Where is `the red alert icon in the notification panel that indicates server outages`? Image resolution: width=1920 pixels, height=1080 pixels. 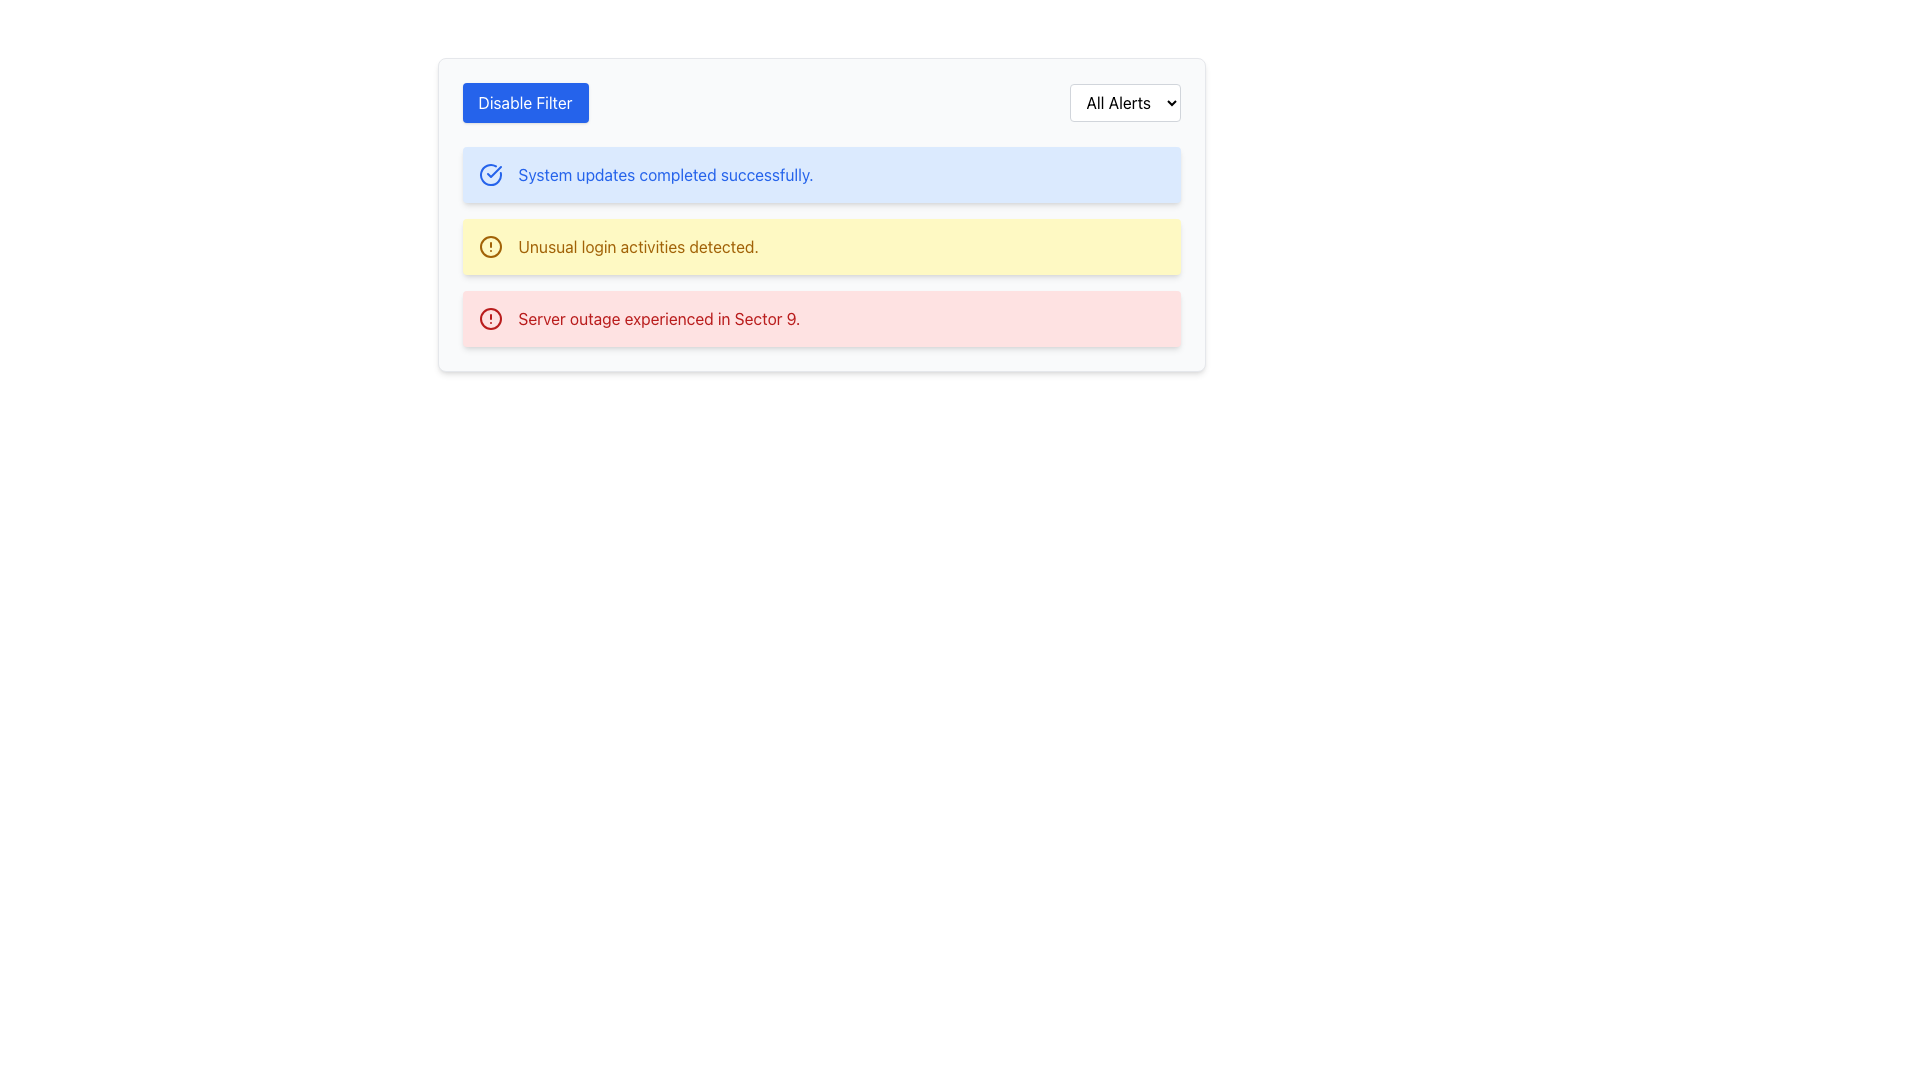 the red alert icon in the notification panel that indicates server outages is located at coordinates (490, 318).